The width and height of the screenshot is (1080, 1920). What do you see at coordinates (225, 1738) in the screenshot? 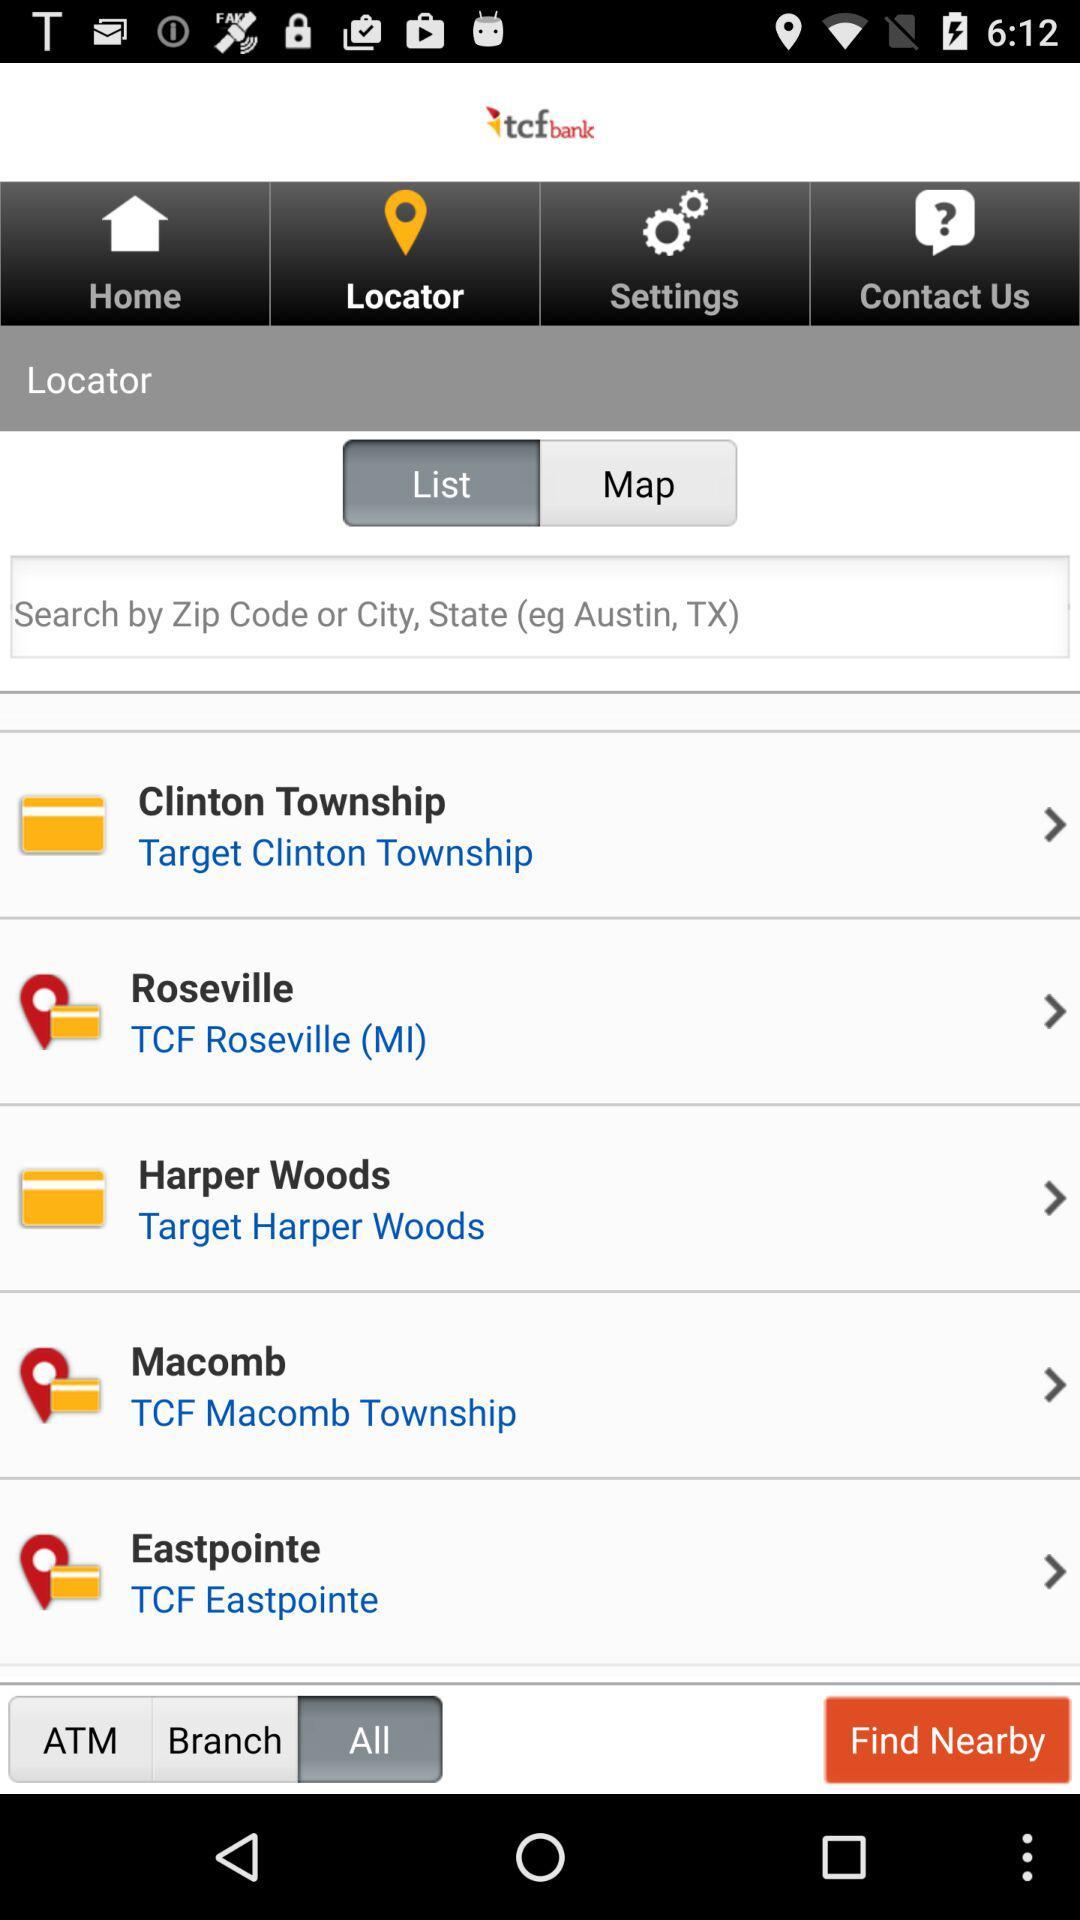
I see `the item next to atm radio button` at bounding box center [225, 1738].